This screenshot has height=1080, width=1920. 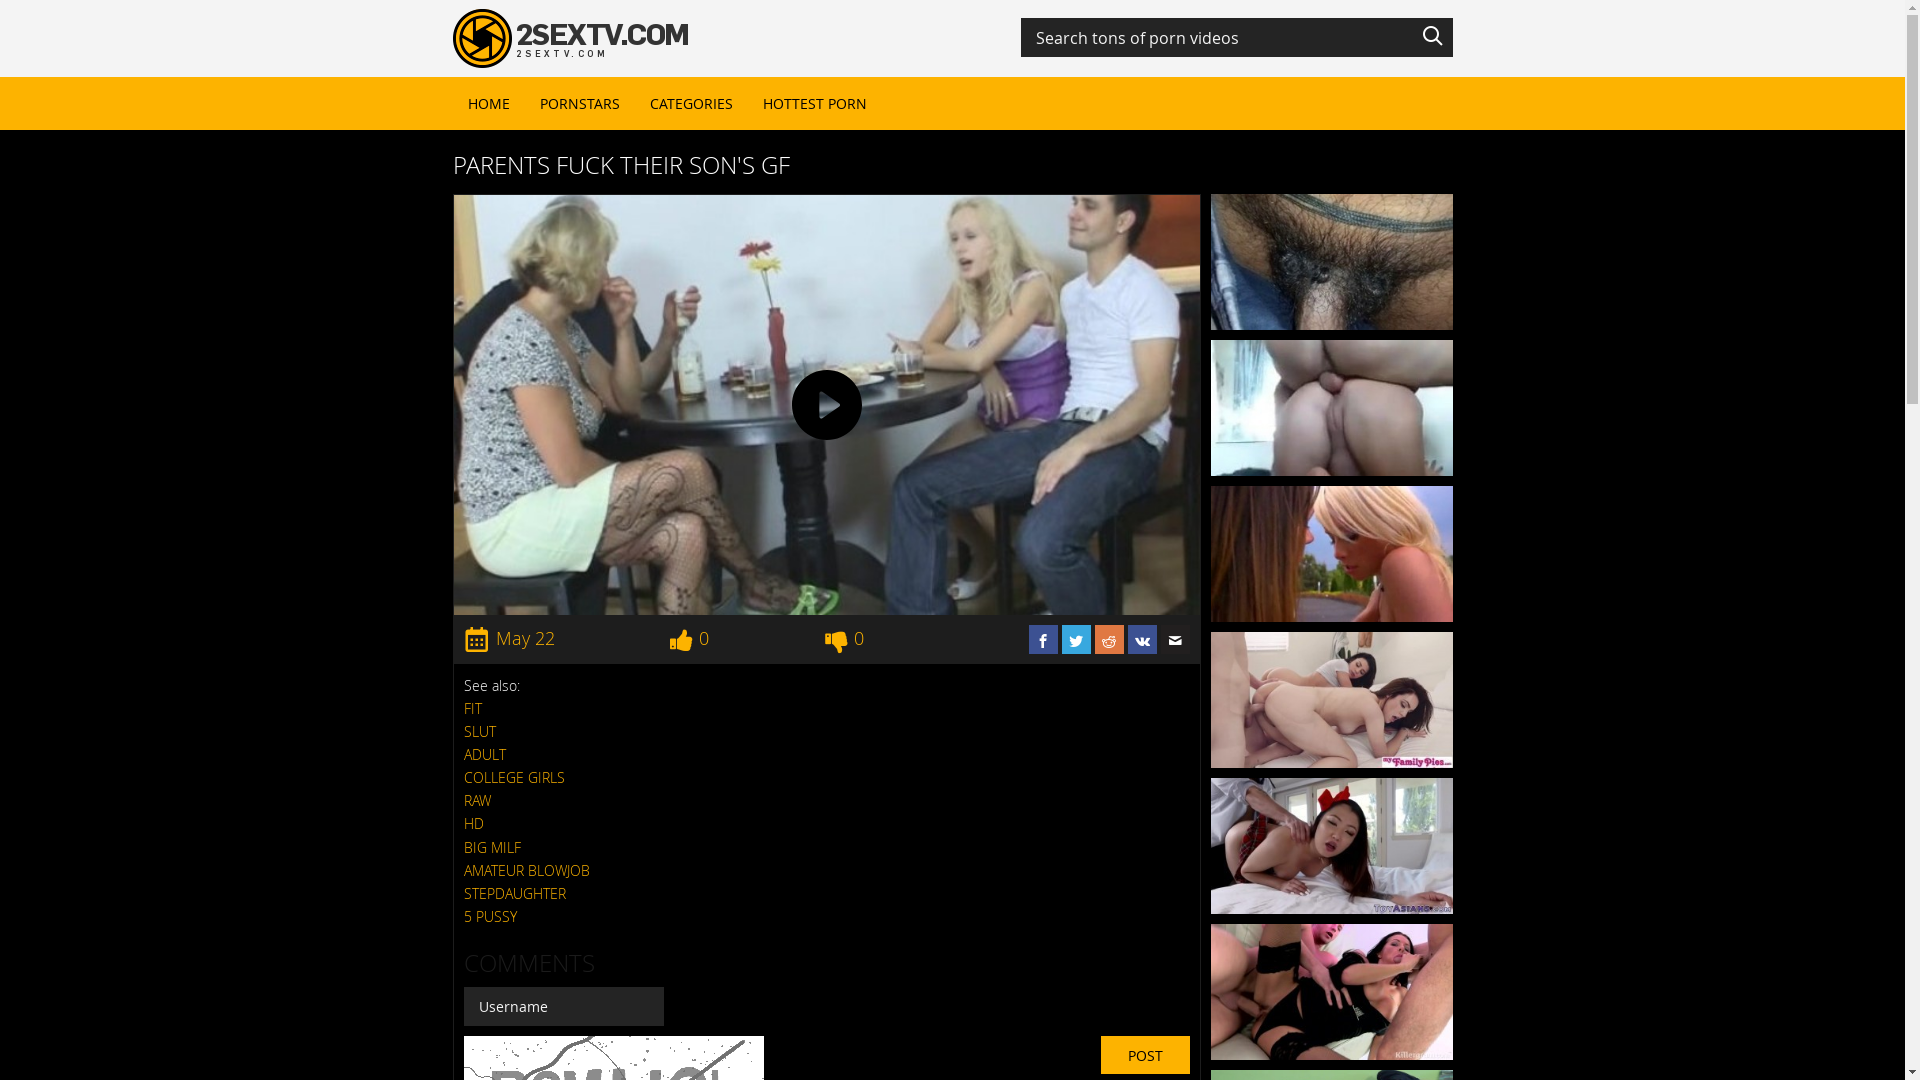 What do you see at coordinates (473, 823) in the screenshot?
I see `'HD'` at bounding box center [473, 823].